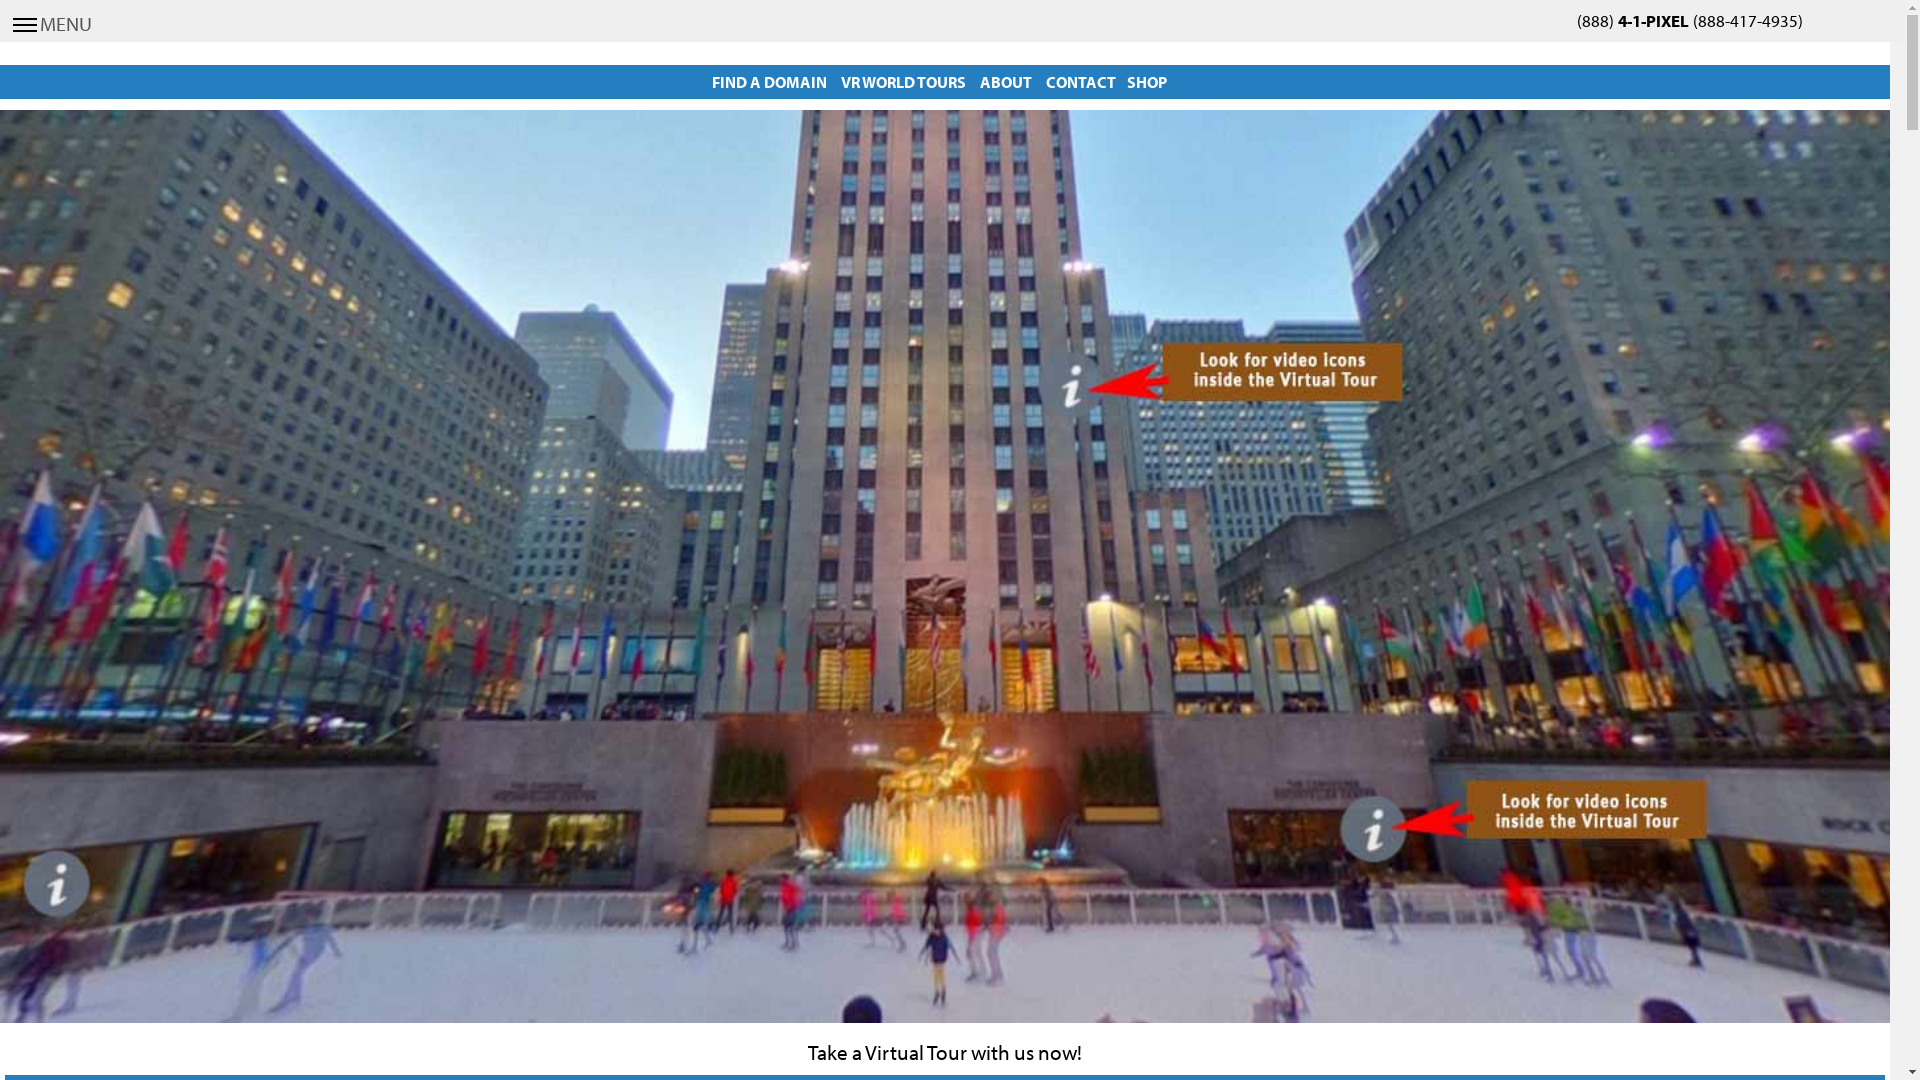 This screenshot has height=1080, width=1920. What do you see at coordinates (807, 1051) in the screenshot?
I see `'Take a Virtual Tour with us now!'` at bounding box center [807, 1051].